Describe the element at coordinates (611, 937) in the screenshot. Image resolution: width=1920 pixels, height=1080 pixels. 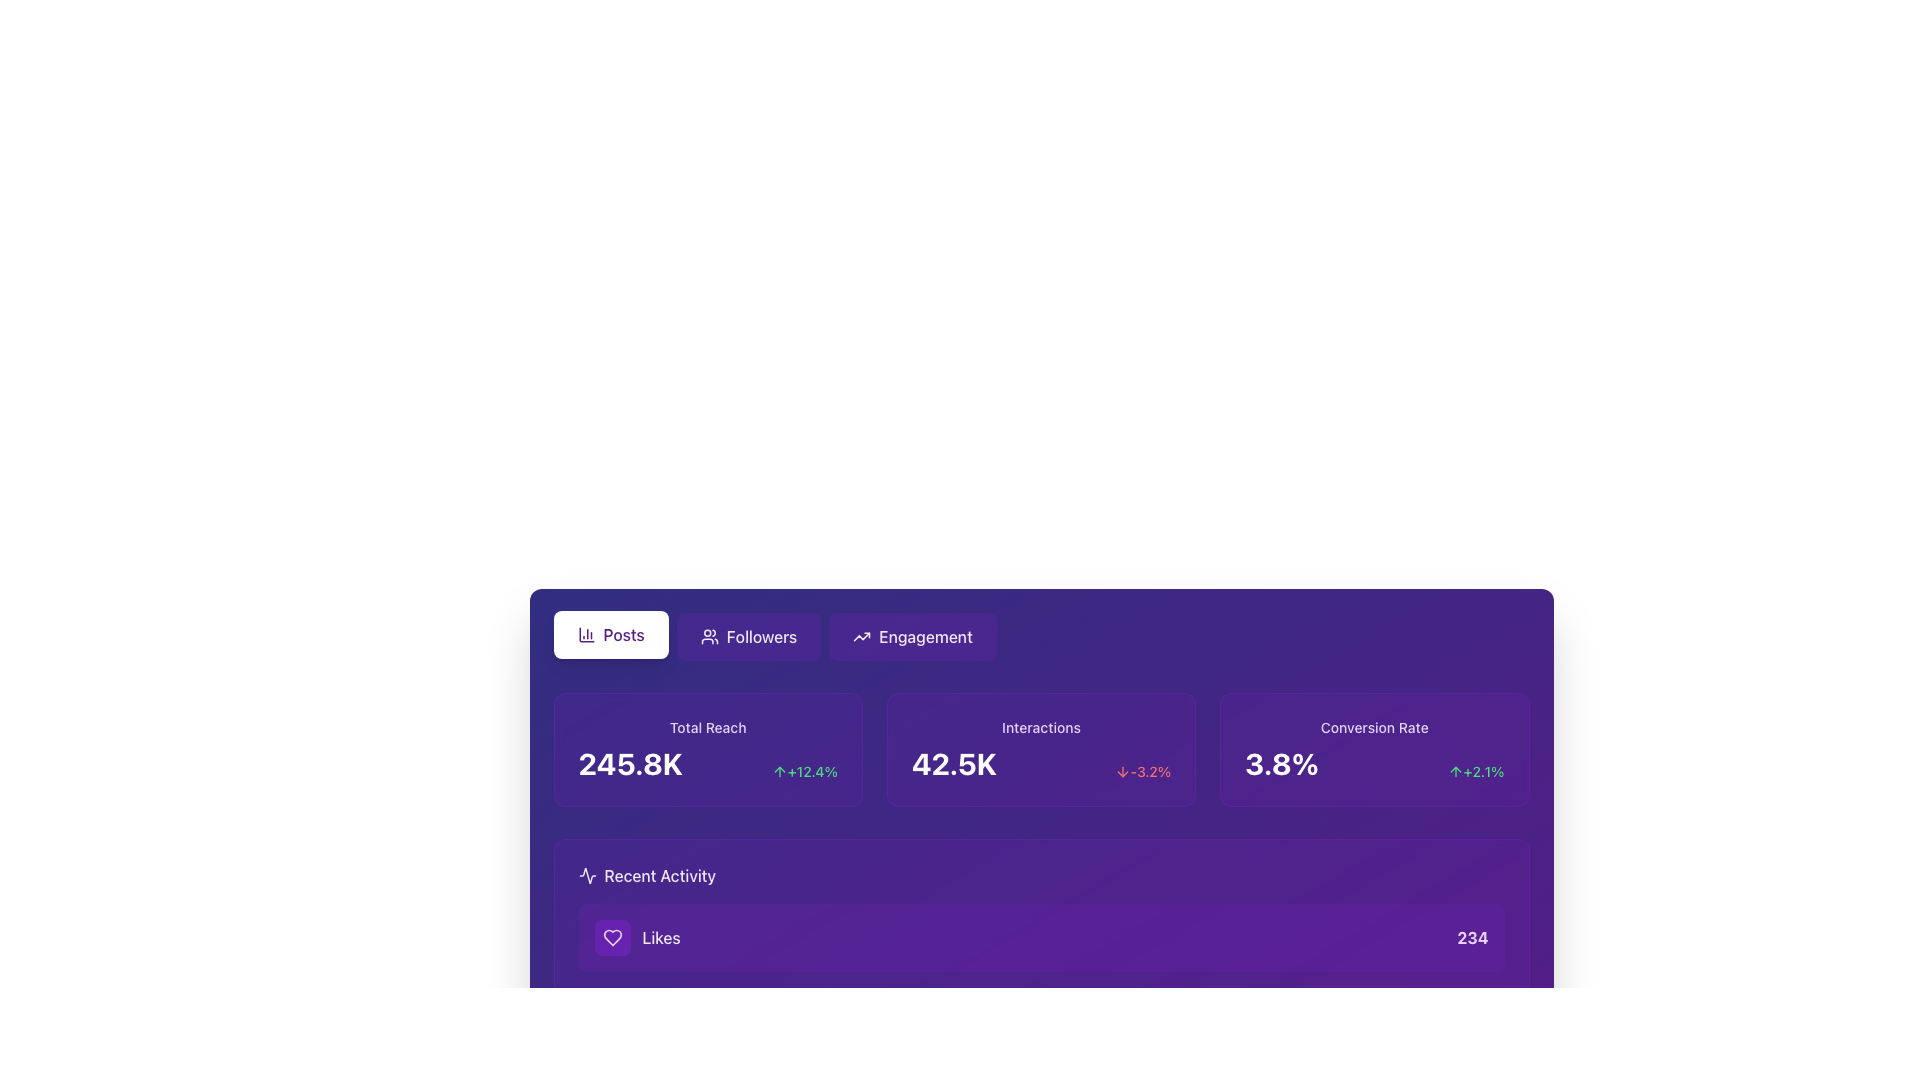
I see `the heart-shaped icon styled with purple color and a faint hollow stroke, located next to the 'Likes' text in the 'Recent Activity' section of the purple dashboard interface` at that location.